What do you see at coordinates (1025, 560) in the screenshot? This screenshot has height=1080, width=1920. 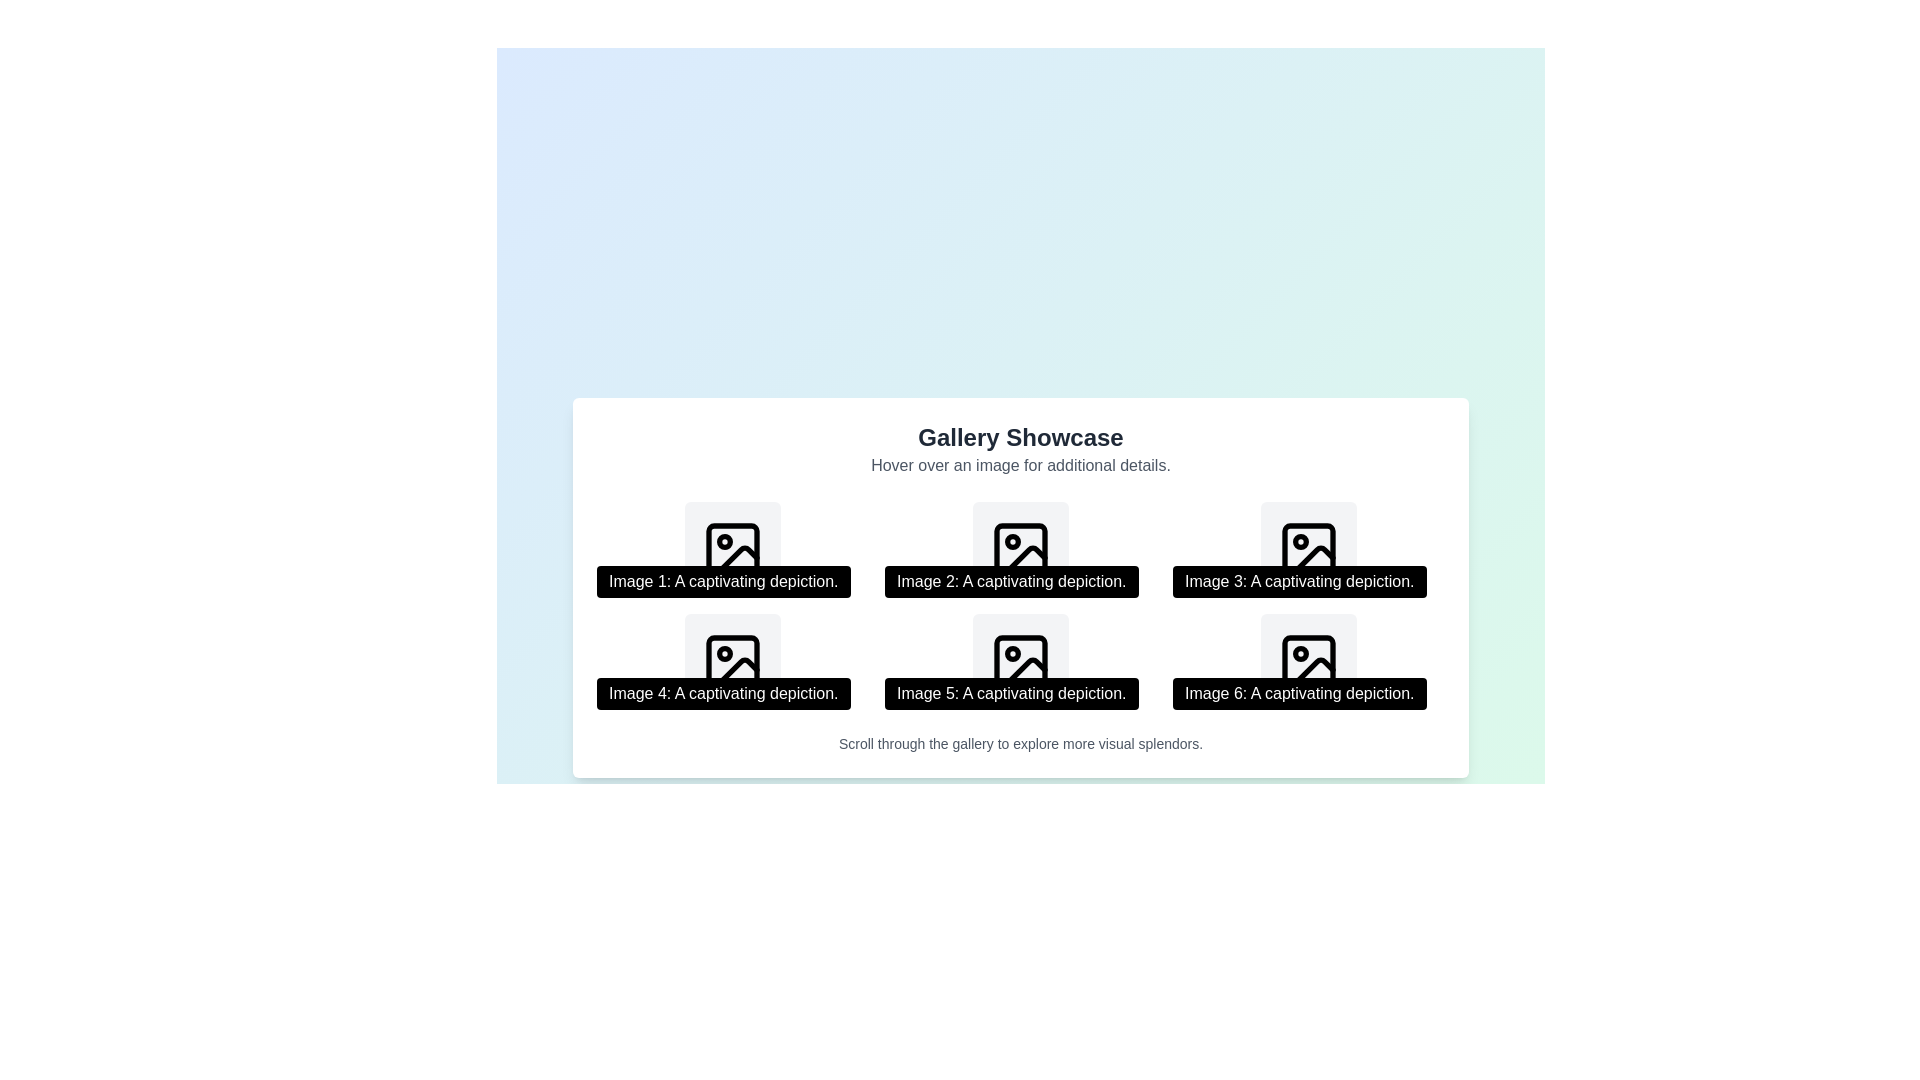 I see `the vector graphic element that enhances the visual appeal of the image placeholder in the lower right corner of 'Image 2: A captivating depiction.'` at bounding box center [1025, 560].